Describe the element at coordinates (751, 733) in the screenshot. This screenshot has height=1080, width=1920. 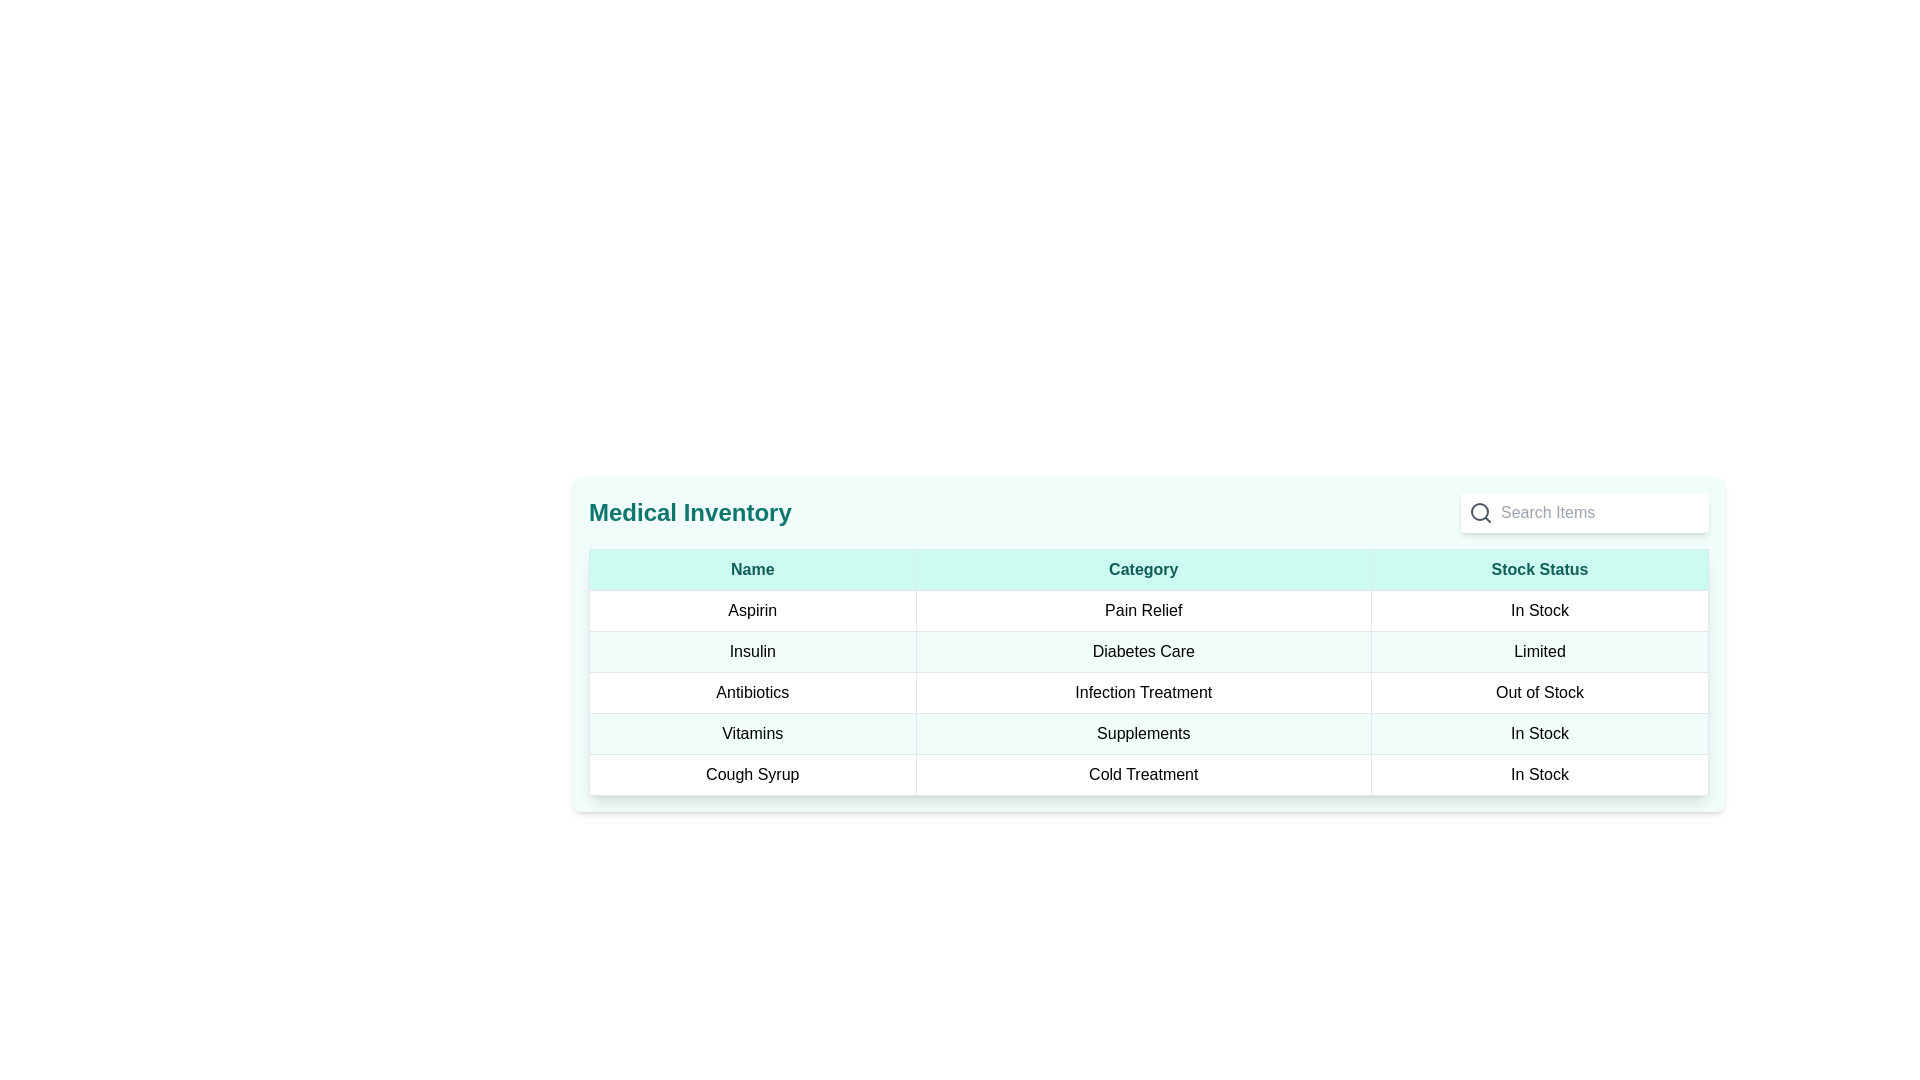
I see `the table cell containing the text 'Vitamins', which is located in the first column under the 'Name' header and is the fourth row of the table` at that location.